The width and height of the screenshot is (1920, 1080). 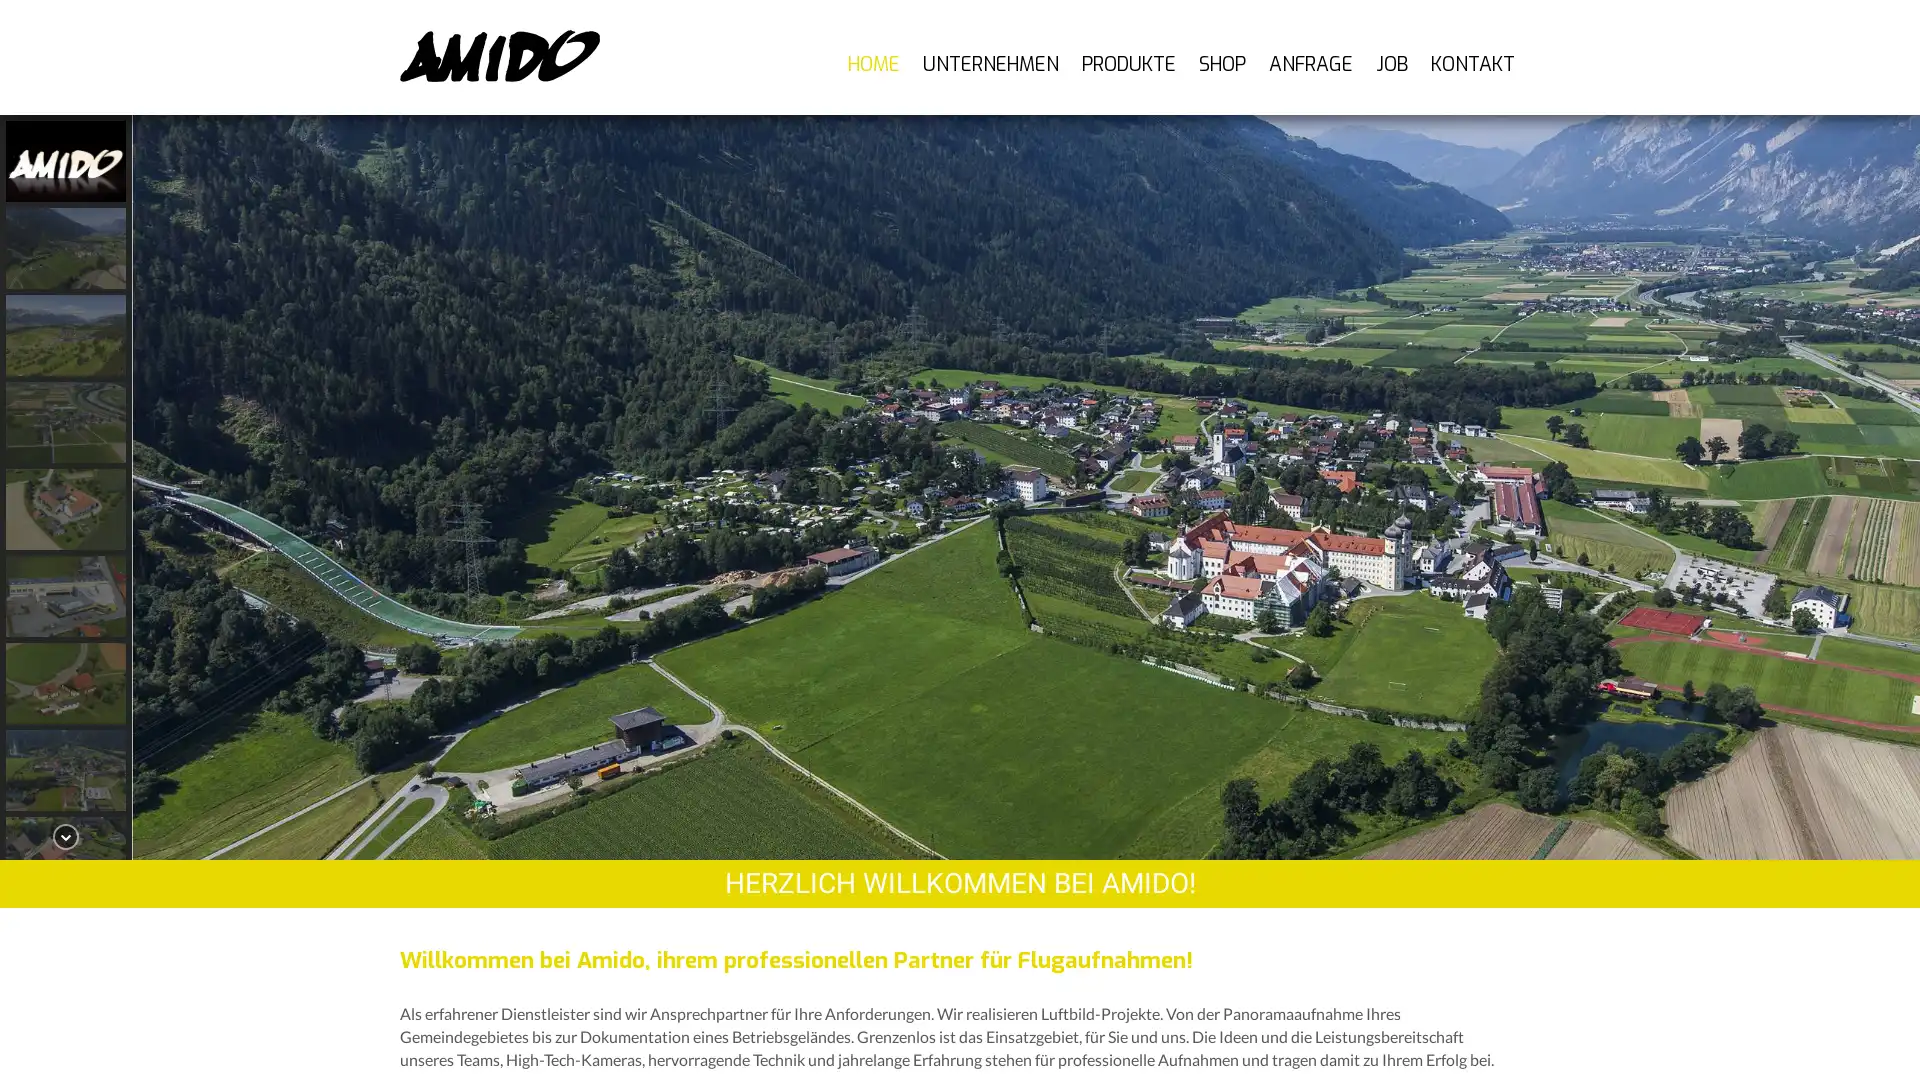 What do you see at coordinates (66, 334) in the screenshot?
I see `Thumbnail 2` at bounding box center [66, 334].